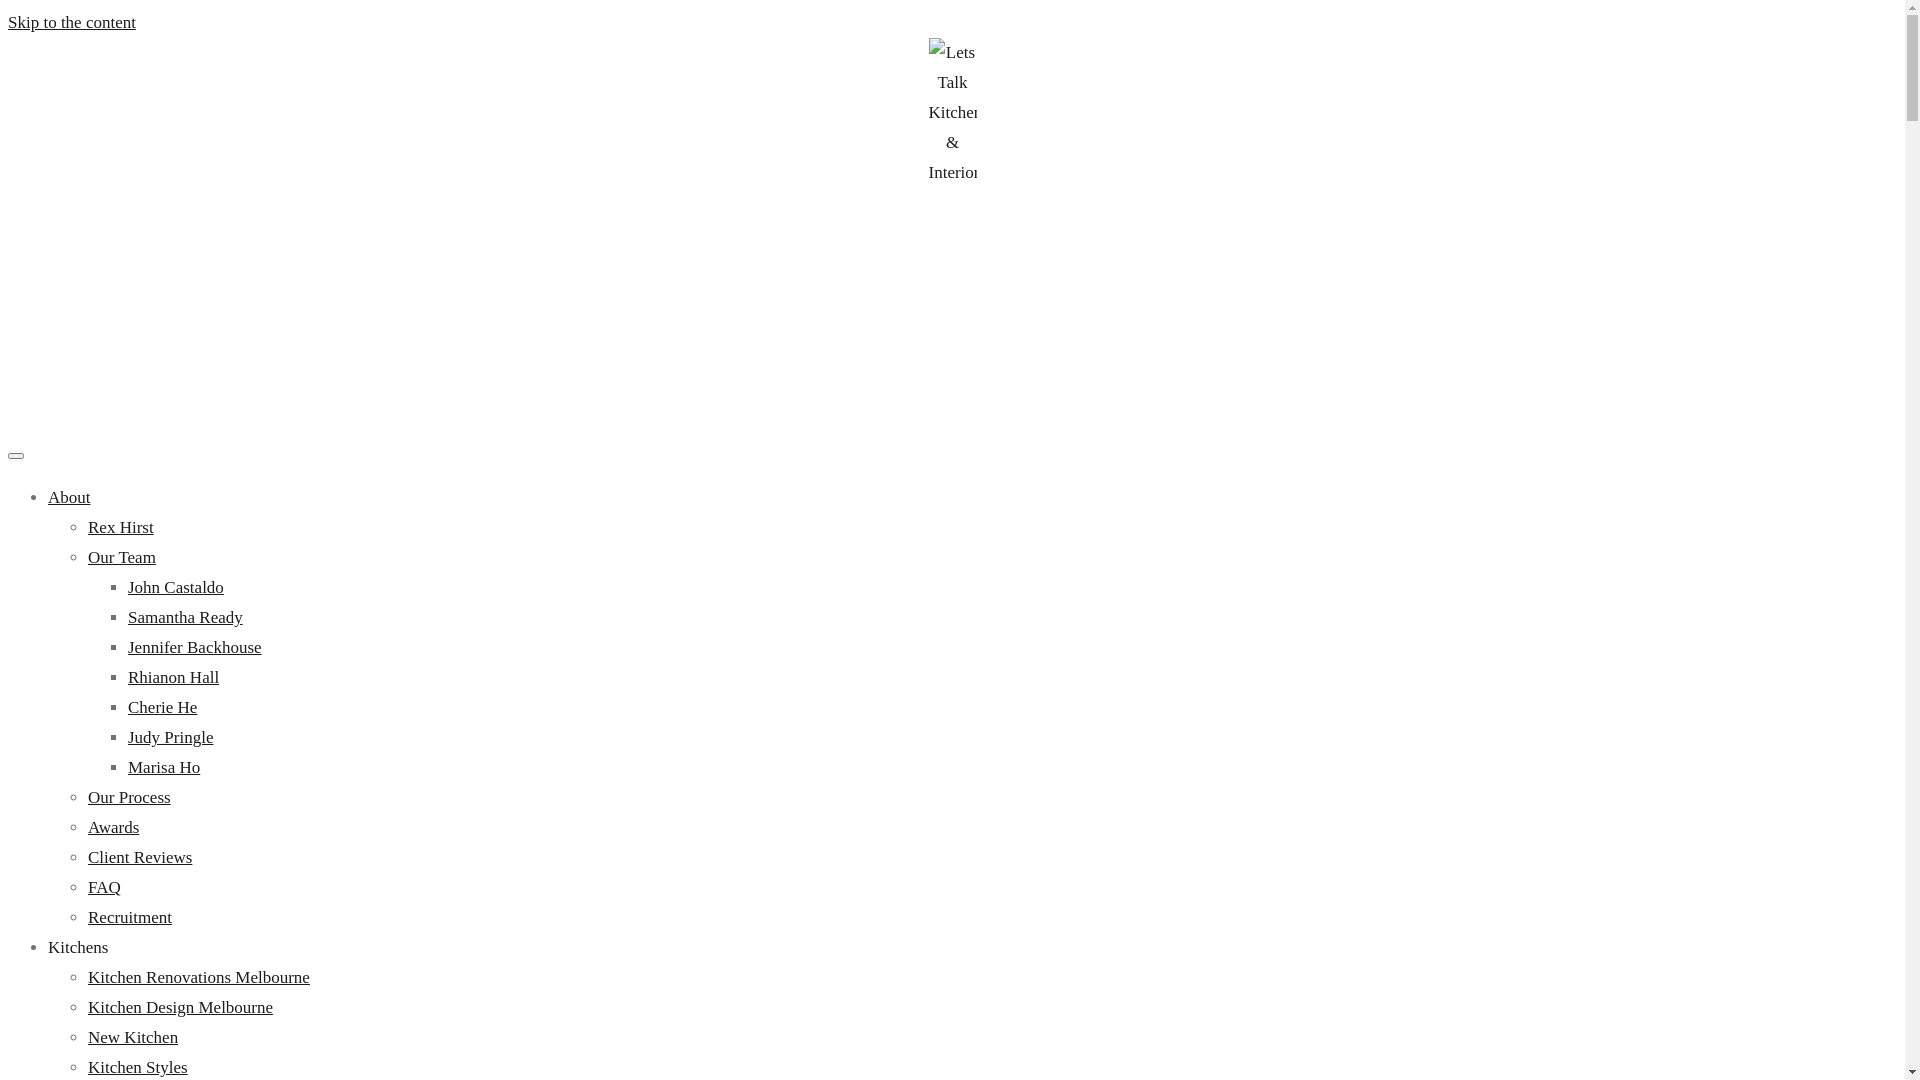 The width and height of the screenshot is (1920, 1080). I want to click on 'Skip to the content', so click(8, 22).